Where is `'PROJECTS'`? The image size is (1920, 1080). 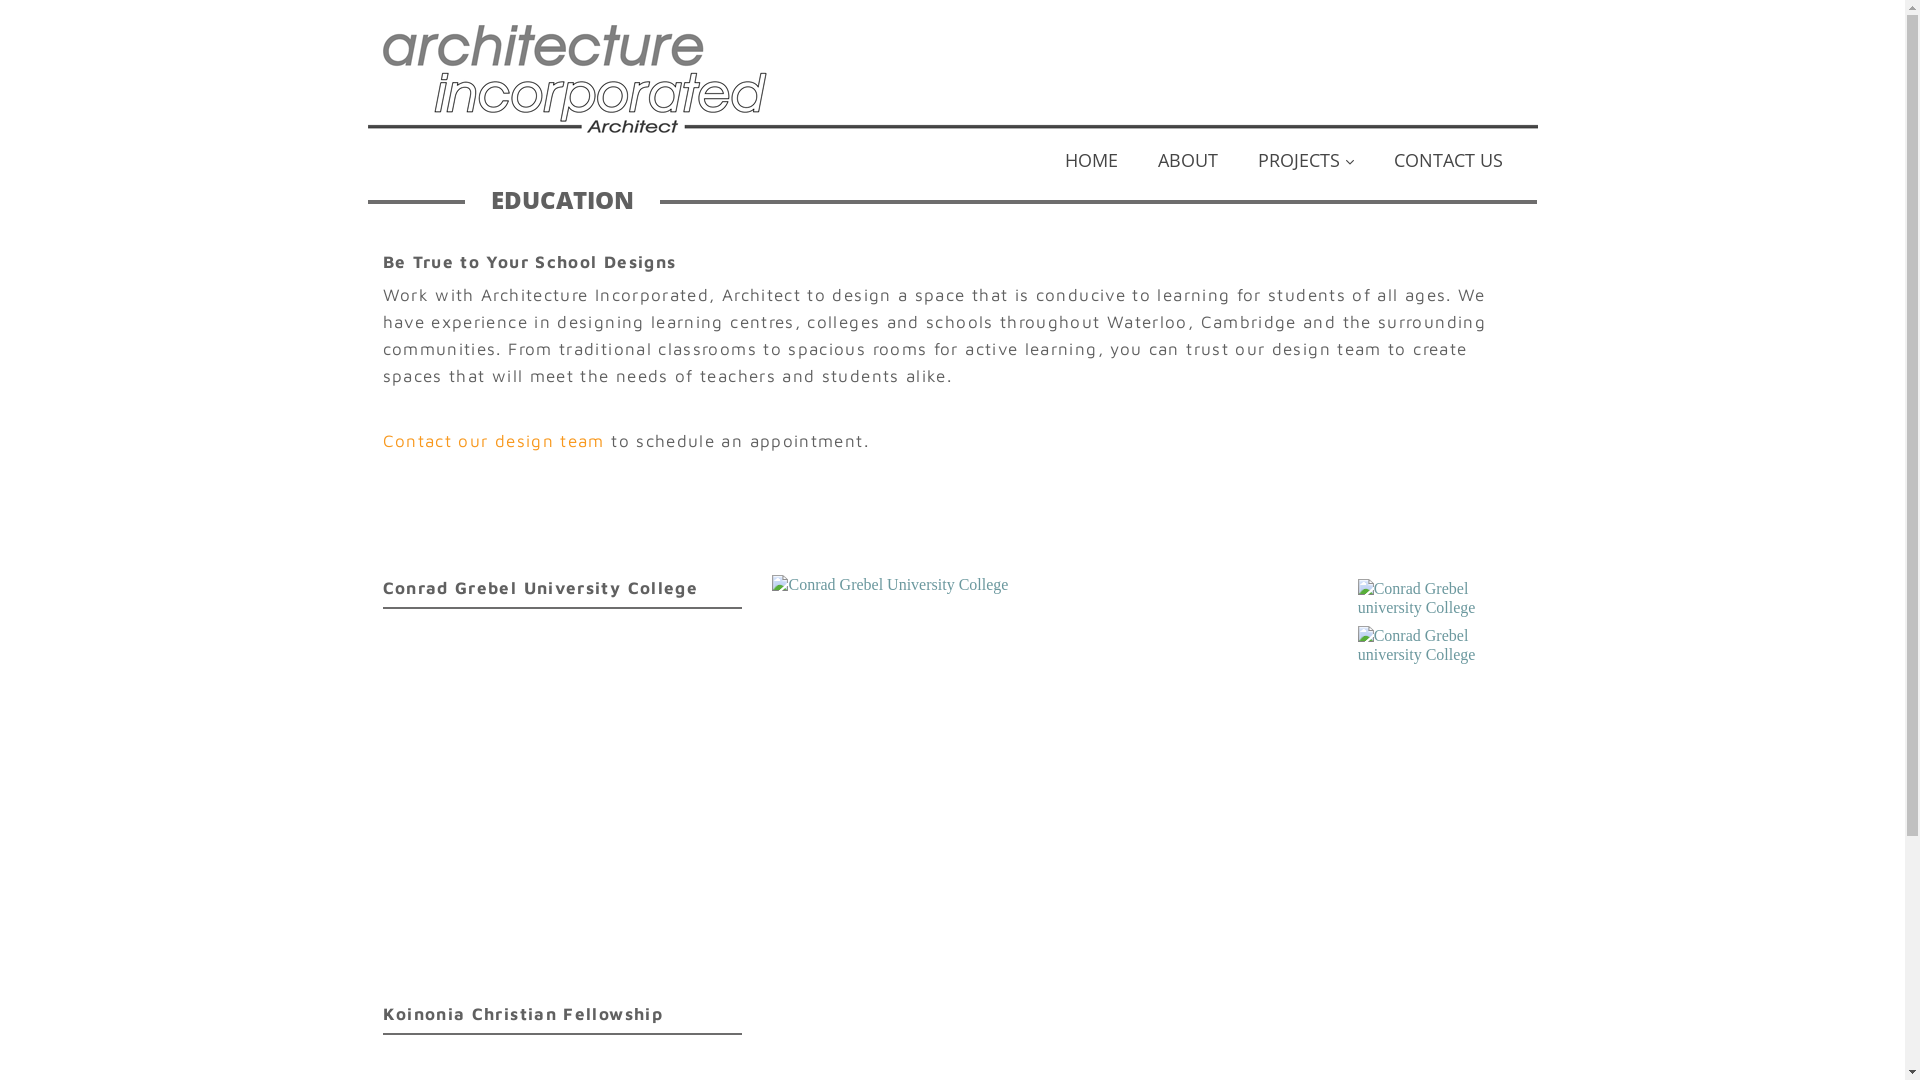 'PROJECTS' is located at coordinates (1237, 164).